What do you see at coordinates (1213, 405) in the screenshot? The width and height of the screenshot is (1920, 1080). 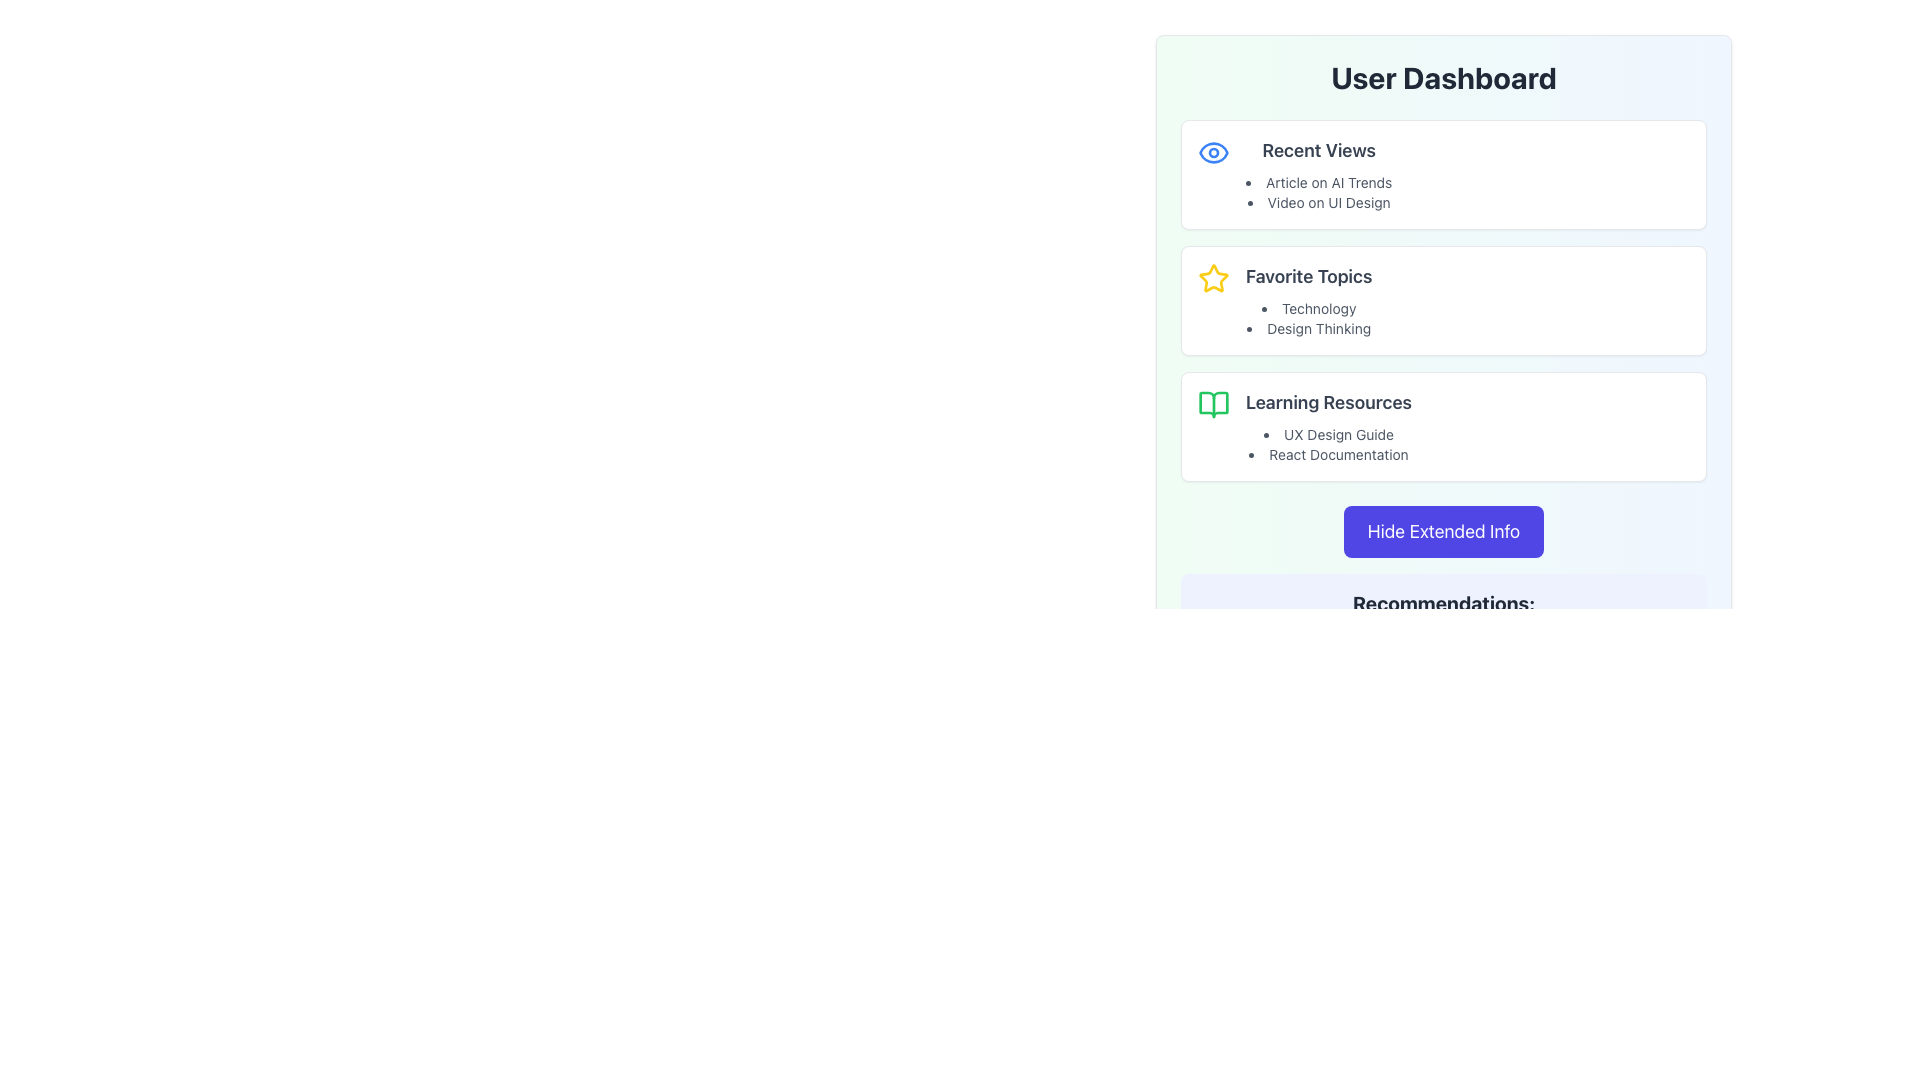 I see `the right side shape of the open book icon, which is styled in green and located in the 'Learning Resources' section under 'Favorite Topics'` at bounding box center [1213, 405].